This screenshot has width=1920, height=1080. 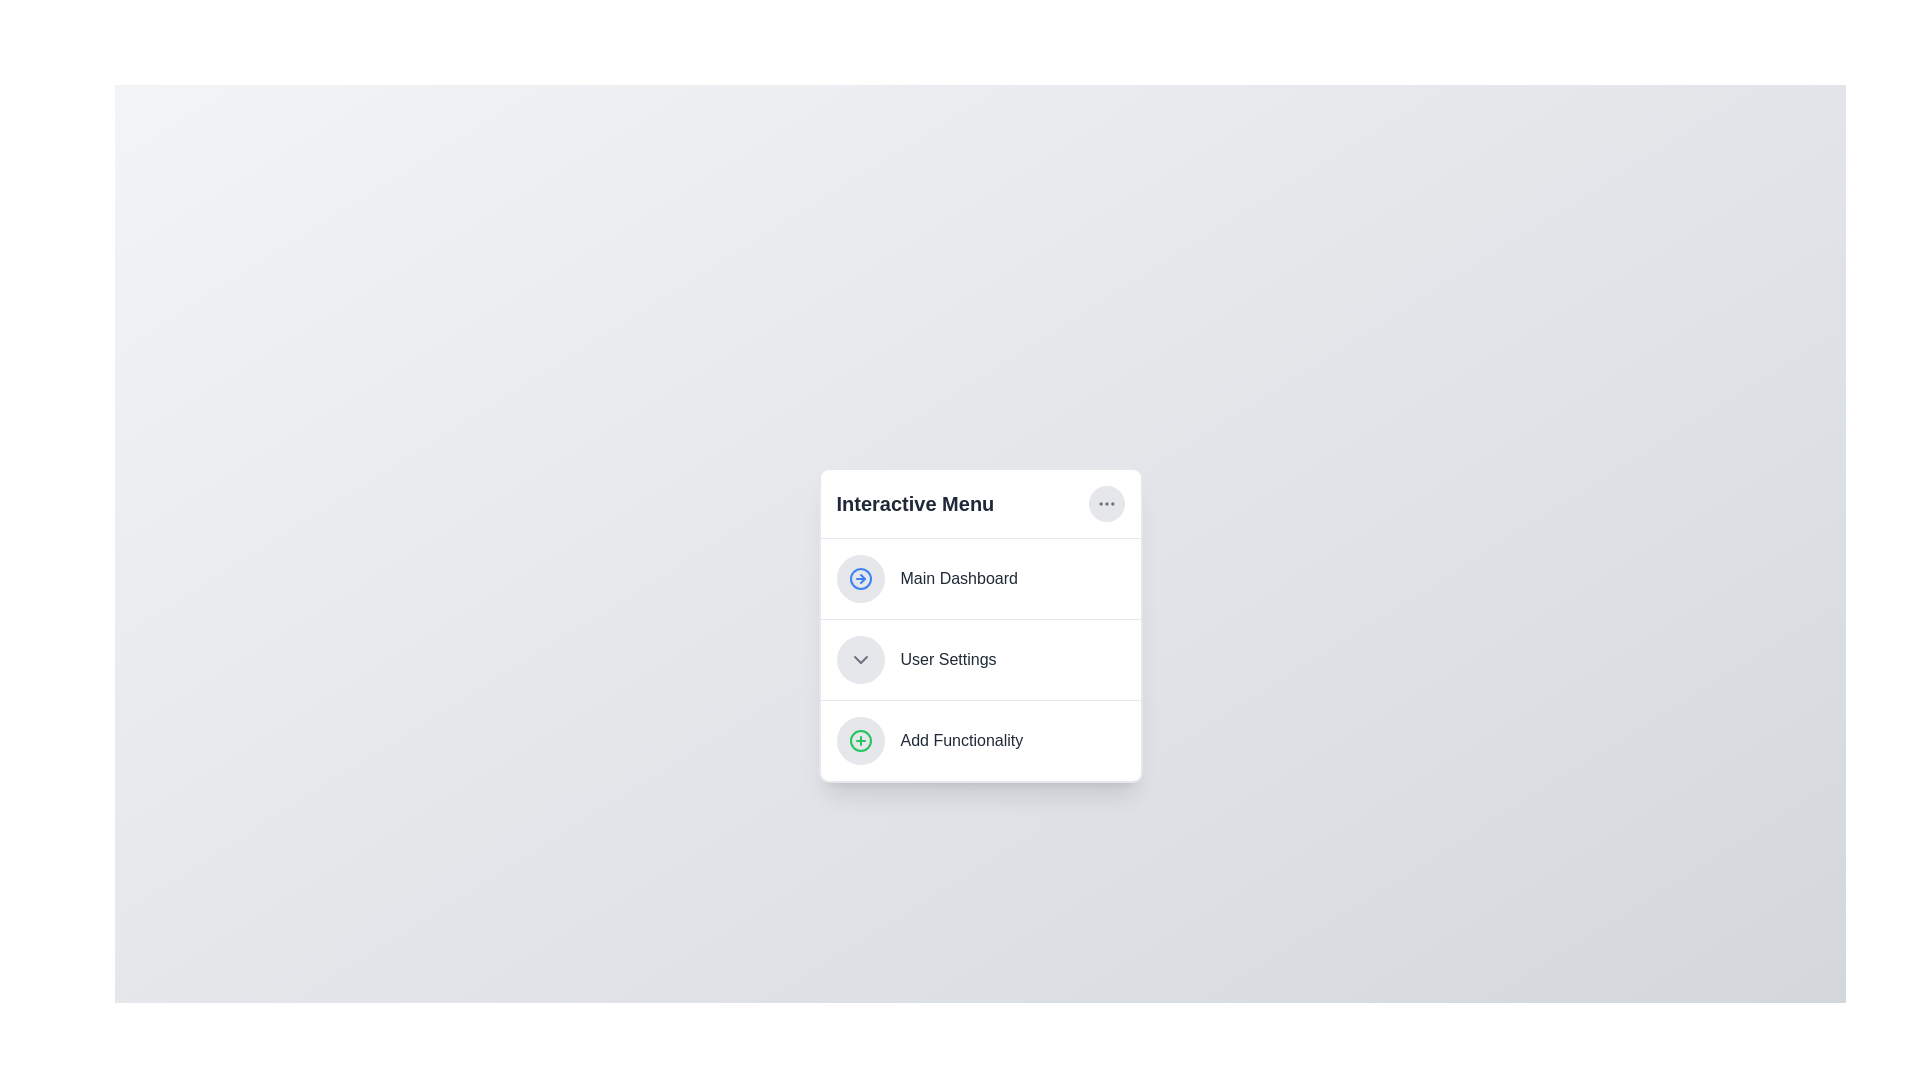 I want to click on the menu item corresponding to Add Functionality, so click(x=980, y=740).